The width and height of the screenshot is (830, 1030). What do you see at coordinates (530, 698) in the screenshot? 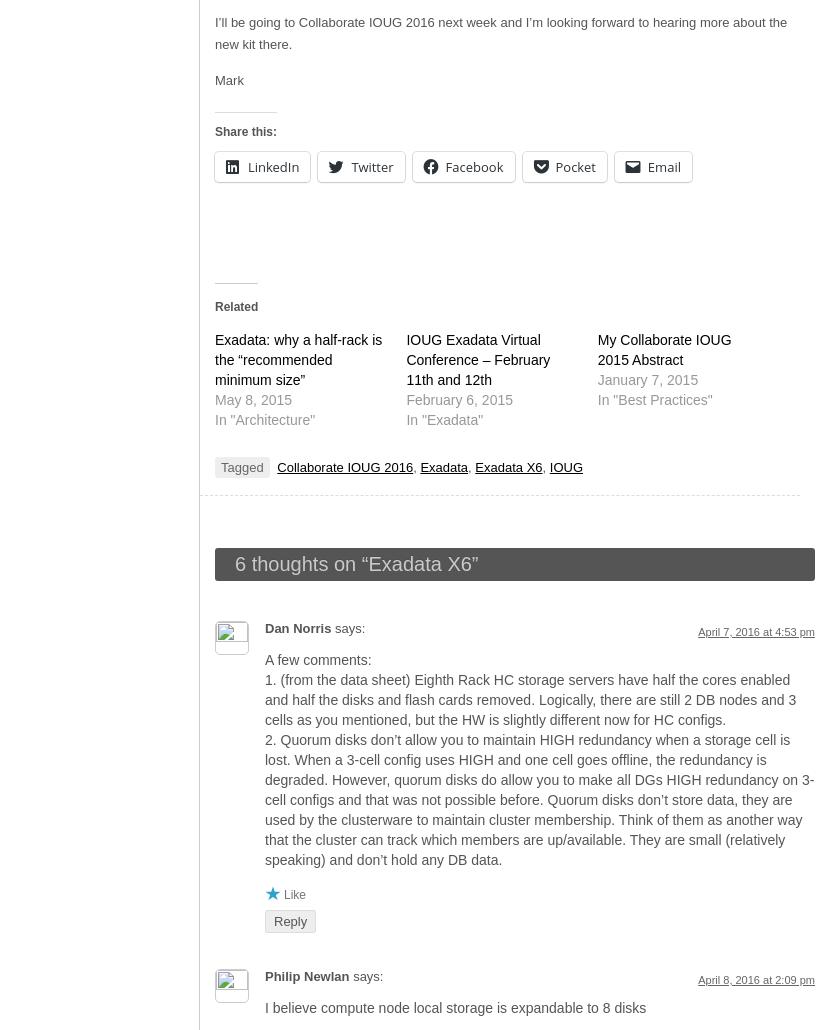
I see `'1. (from the data sheet) Eighth Rack HC storage servers have half the cores enabled and half the disks and flash cards removed. Logically, there are still 2 DB nodes and 3 cells as you mentioned, but the HW is slightly different now for HC configs.'` at bounding box center [530, 698].